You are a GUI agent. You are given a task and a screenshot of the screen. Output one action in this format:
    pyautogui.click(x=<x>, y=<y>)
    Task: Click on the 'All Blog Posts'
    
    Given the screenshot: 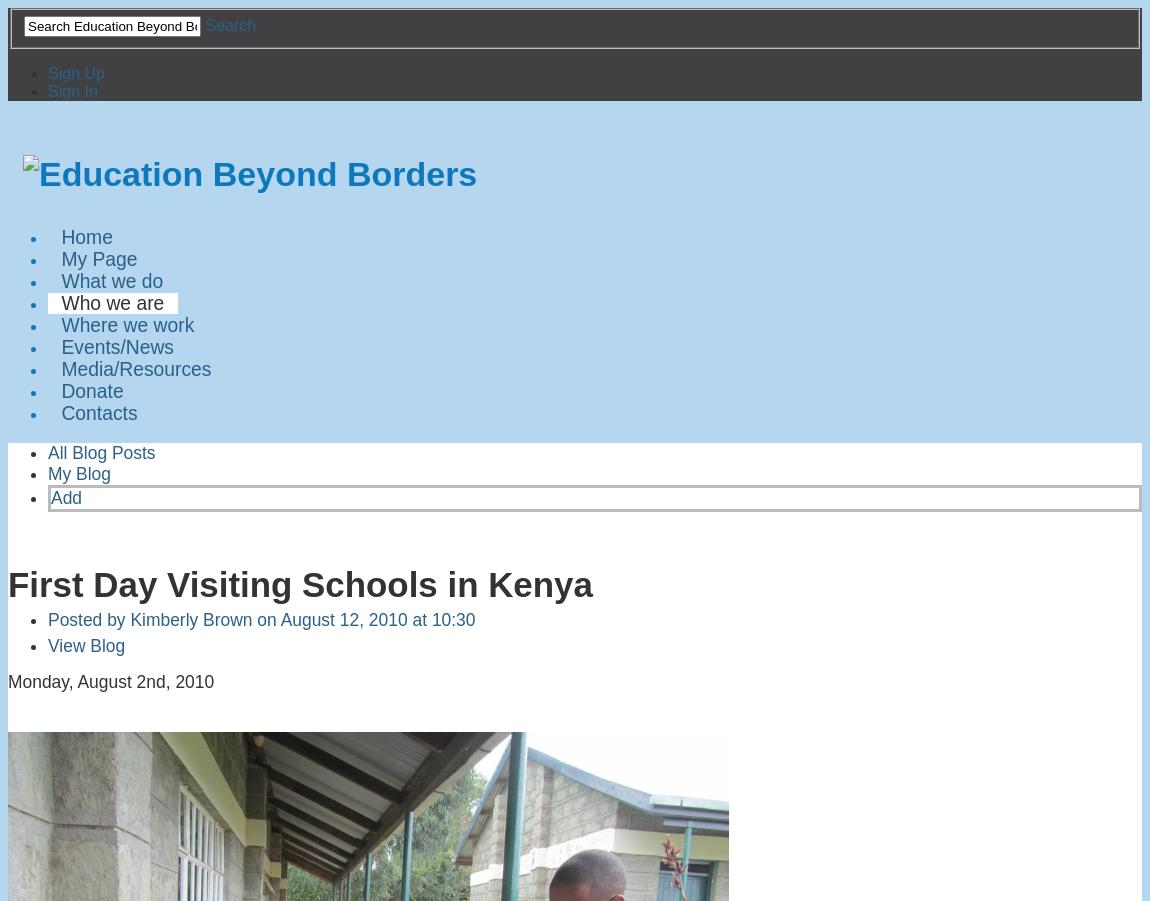 What is the action you would take?
    pyautogui.click(x=100, y=452)
    